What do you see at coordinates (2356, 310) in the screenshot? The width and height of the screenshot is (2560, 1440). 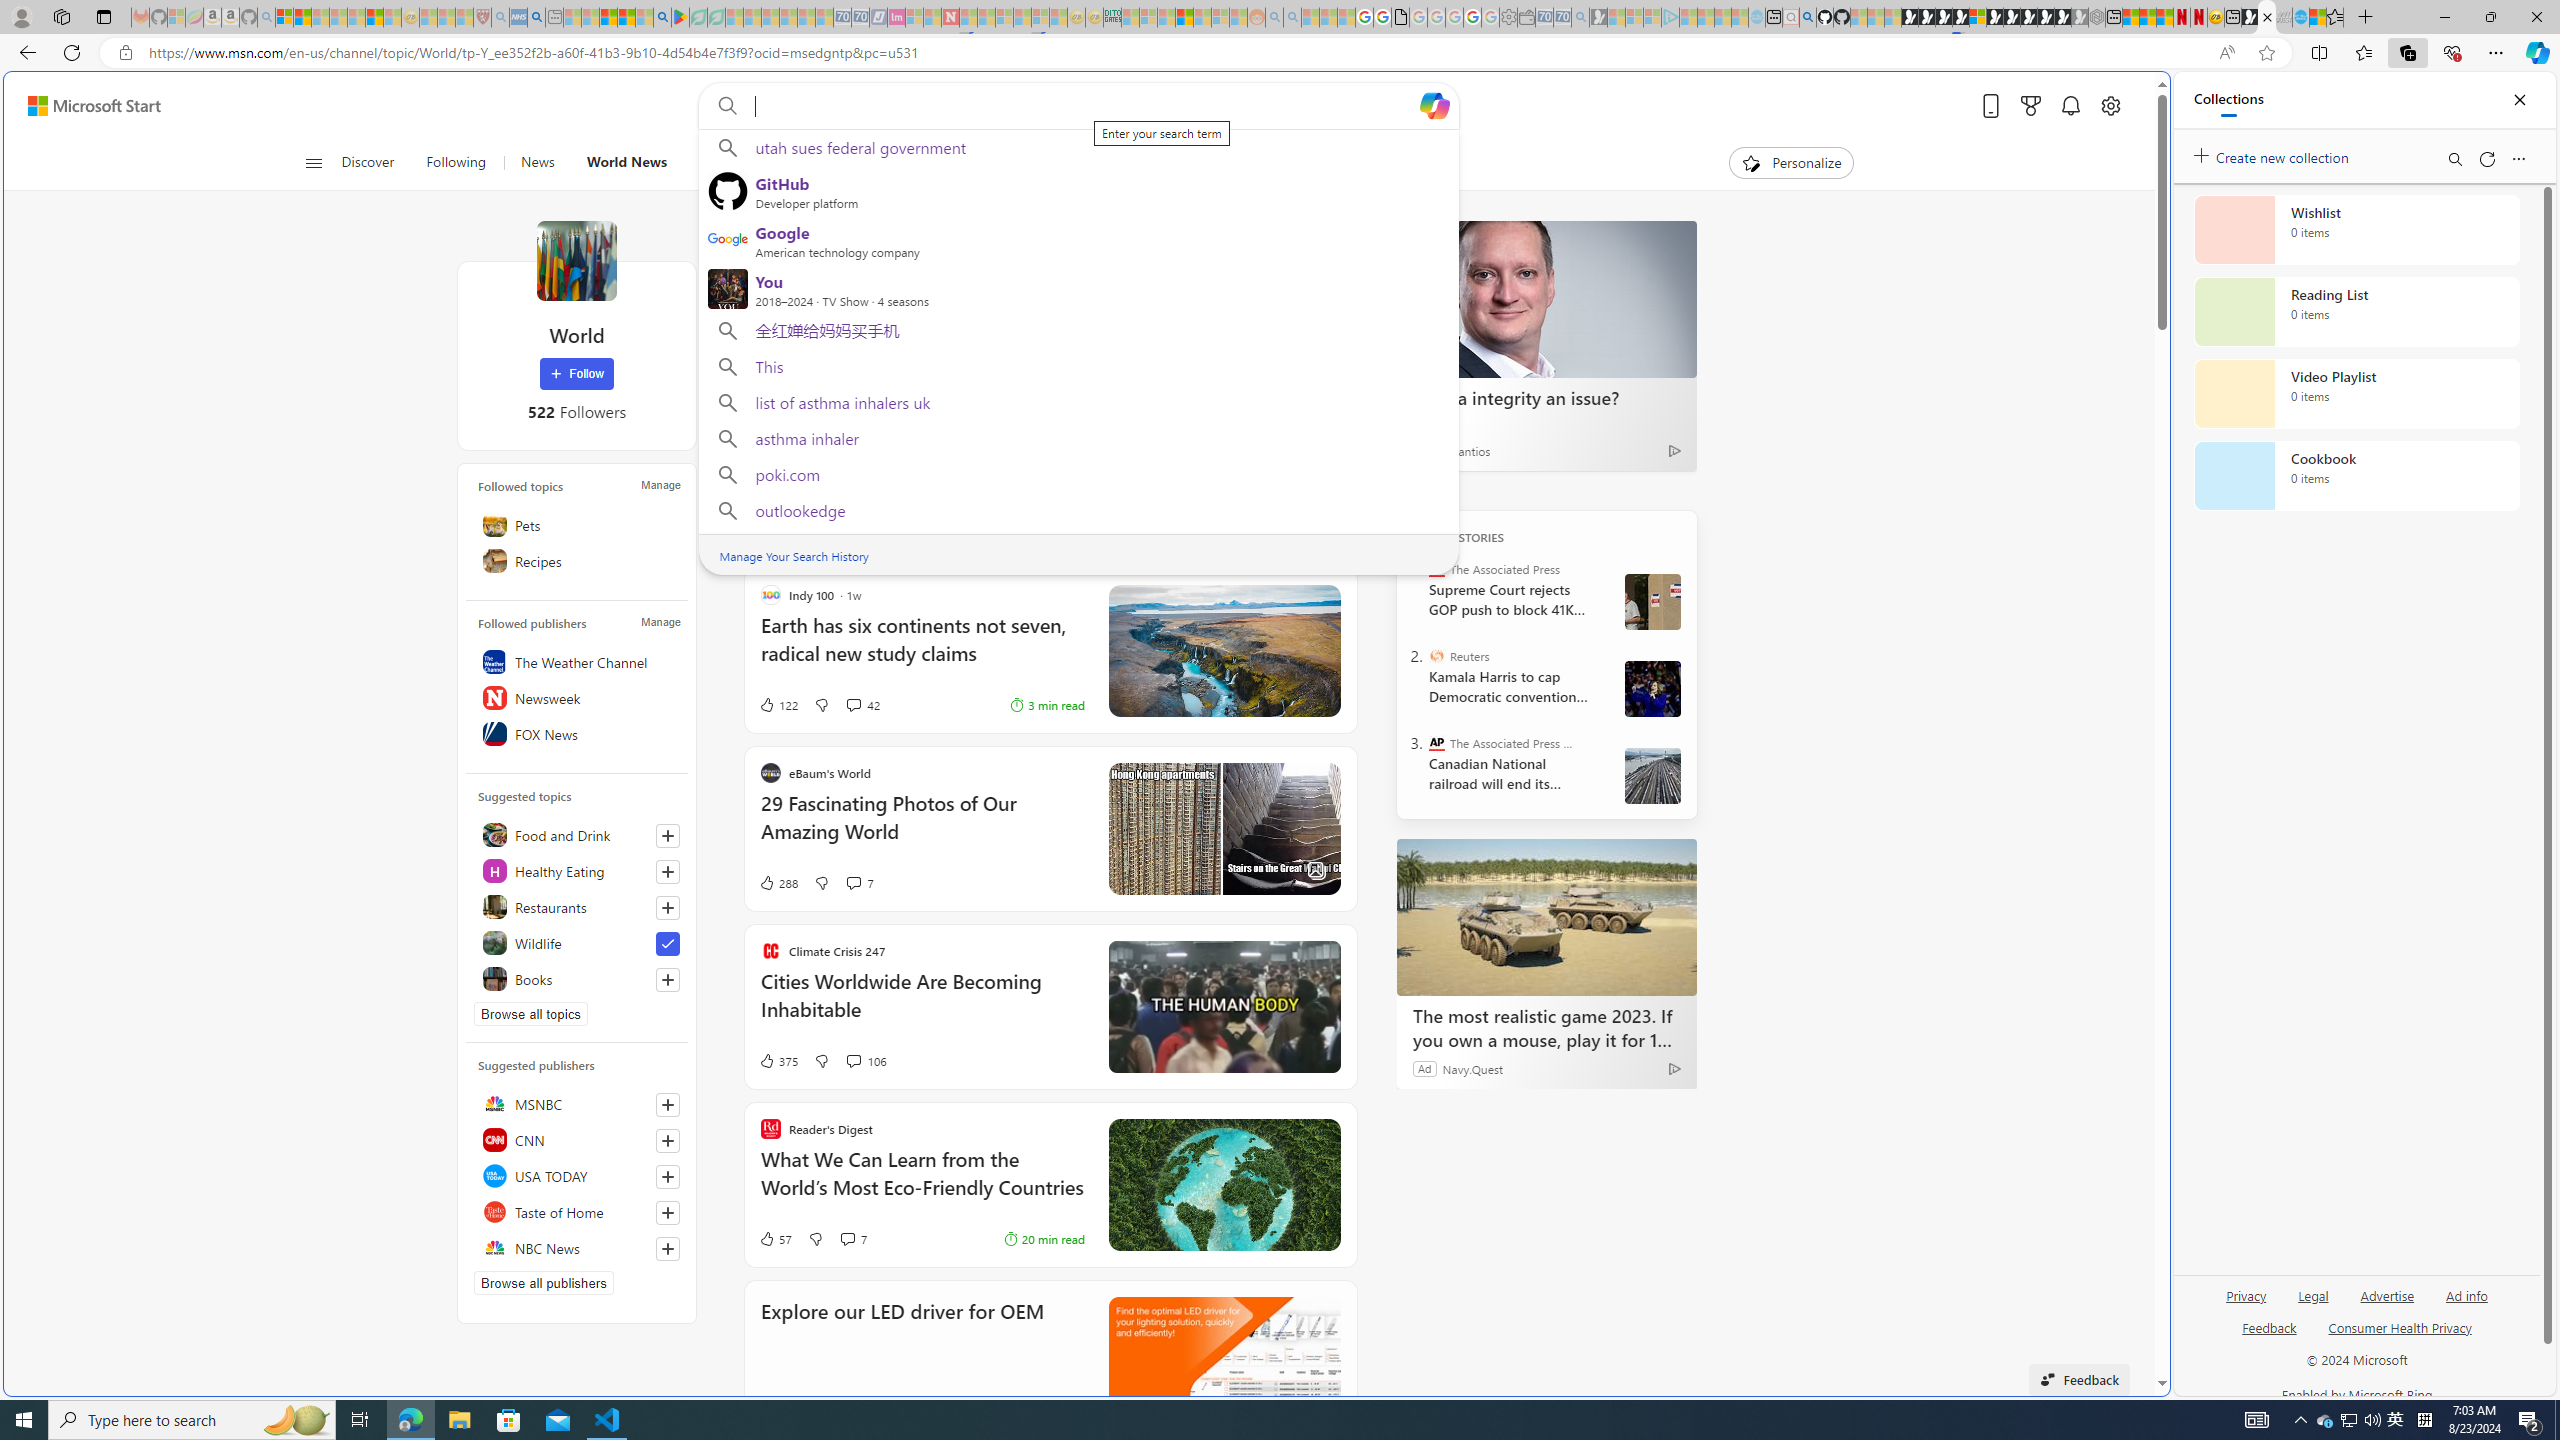 I see `'Reading List collection, 0 items'` at bounding box center [2356, 310].